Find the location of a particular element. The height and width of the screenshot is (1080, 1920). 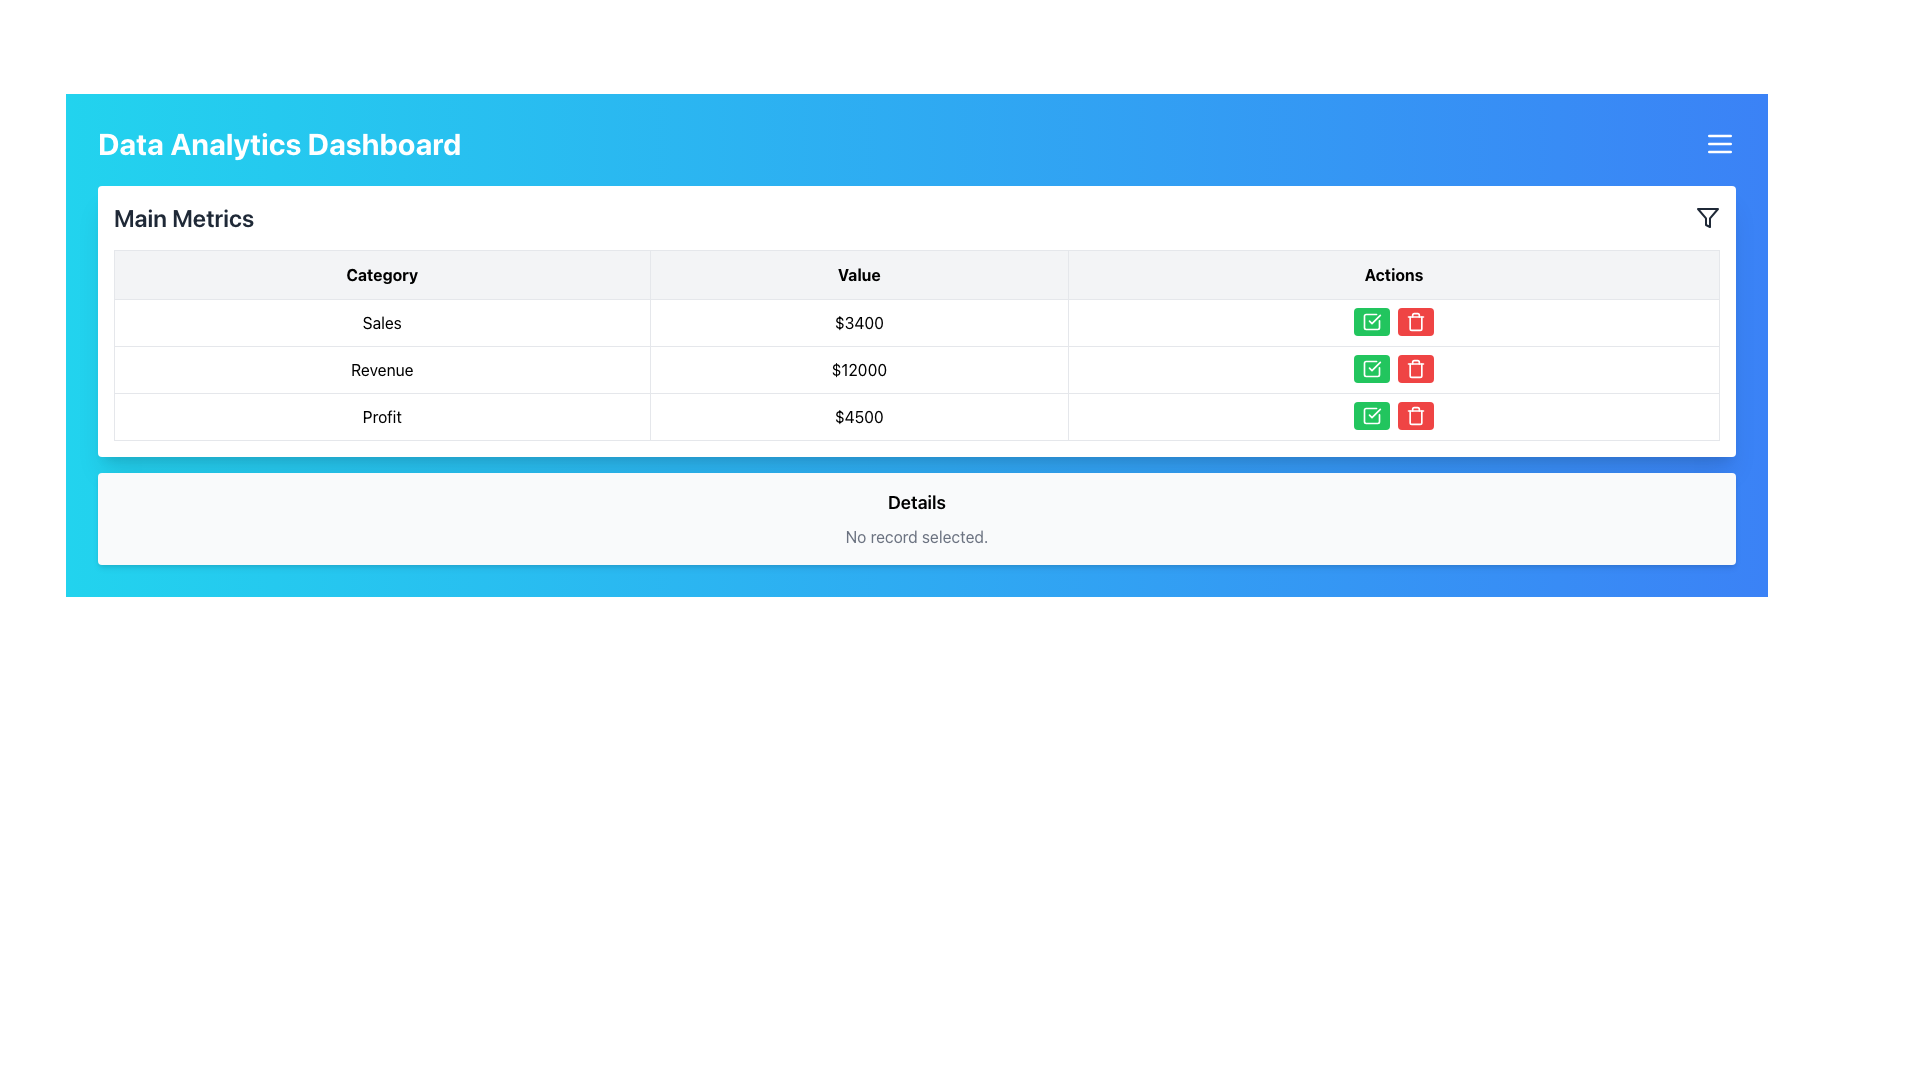

the 'Category' column header in the table, which is located in the top-left corner of the table header on the dashboard is located at coordinates (382, 274).